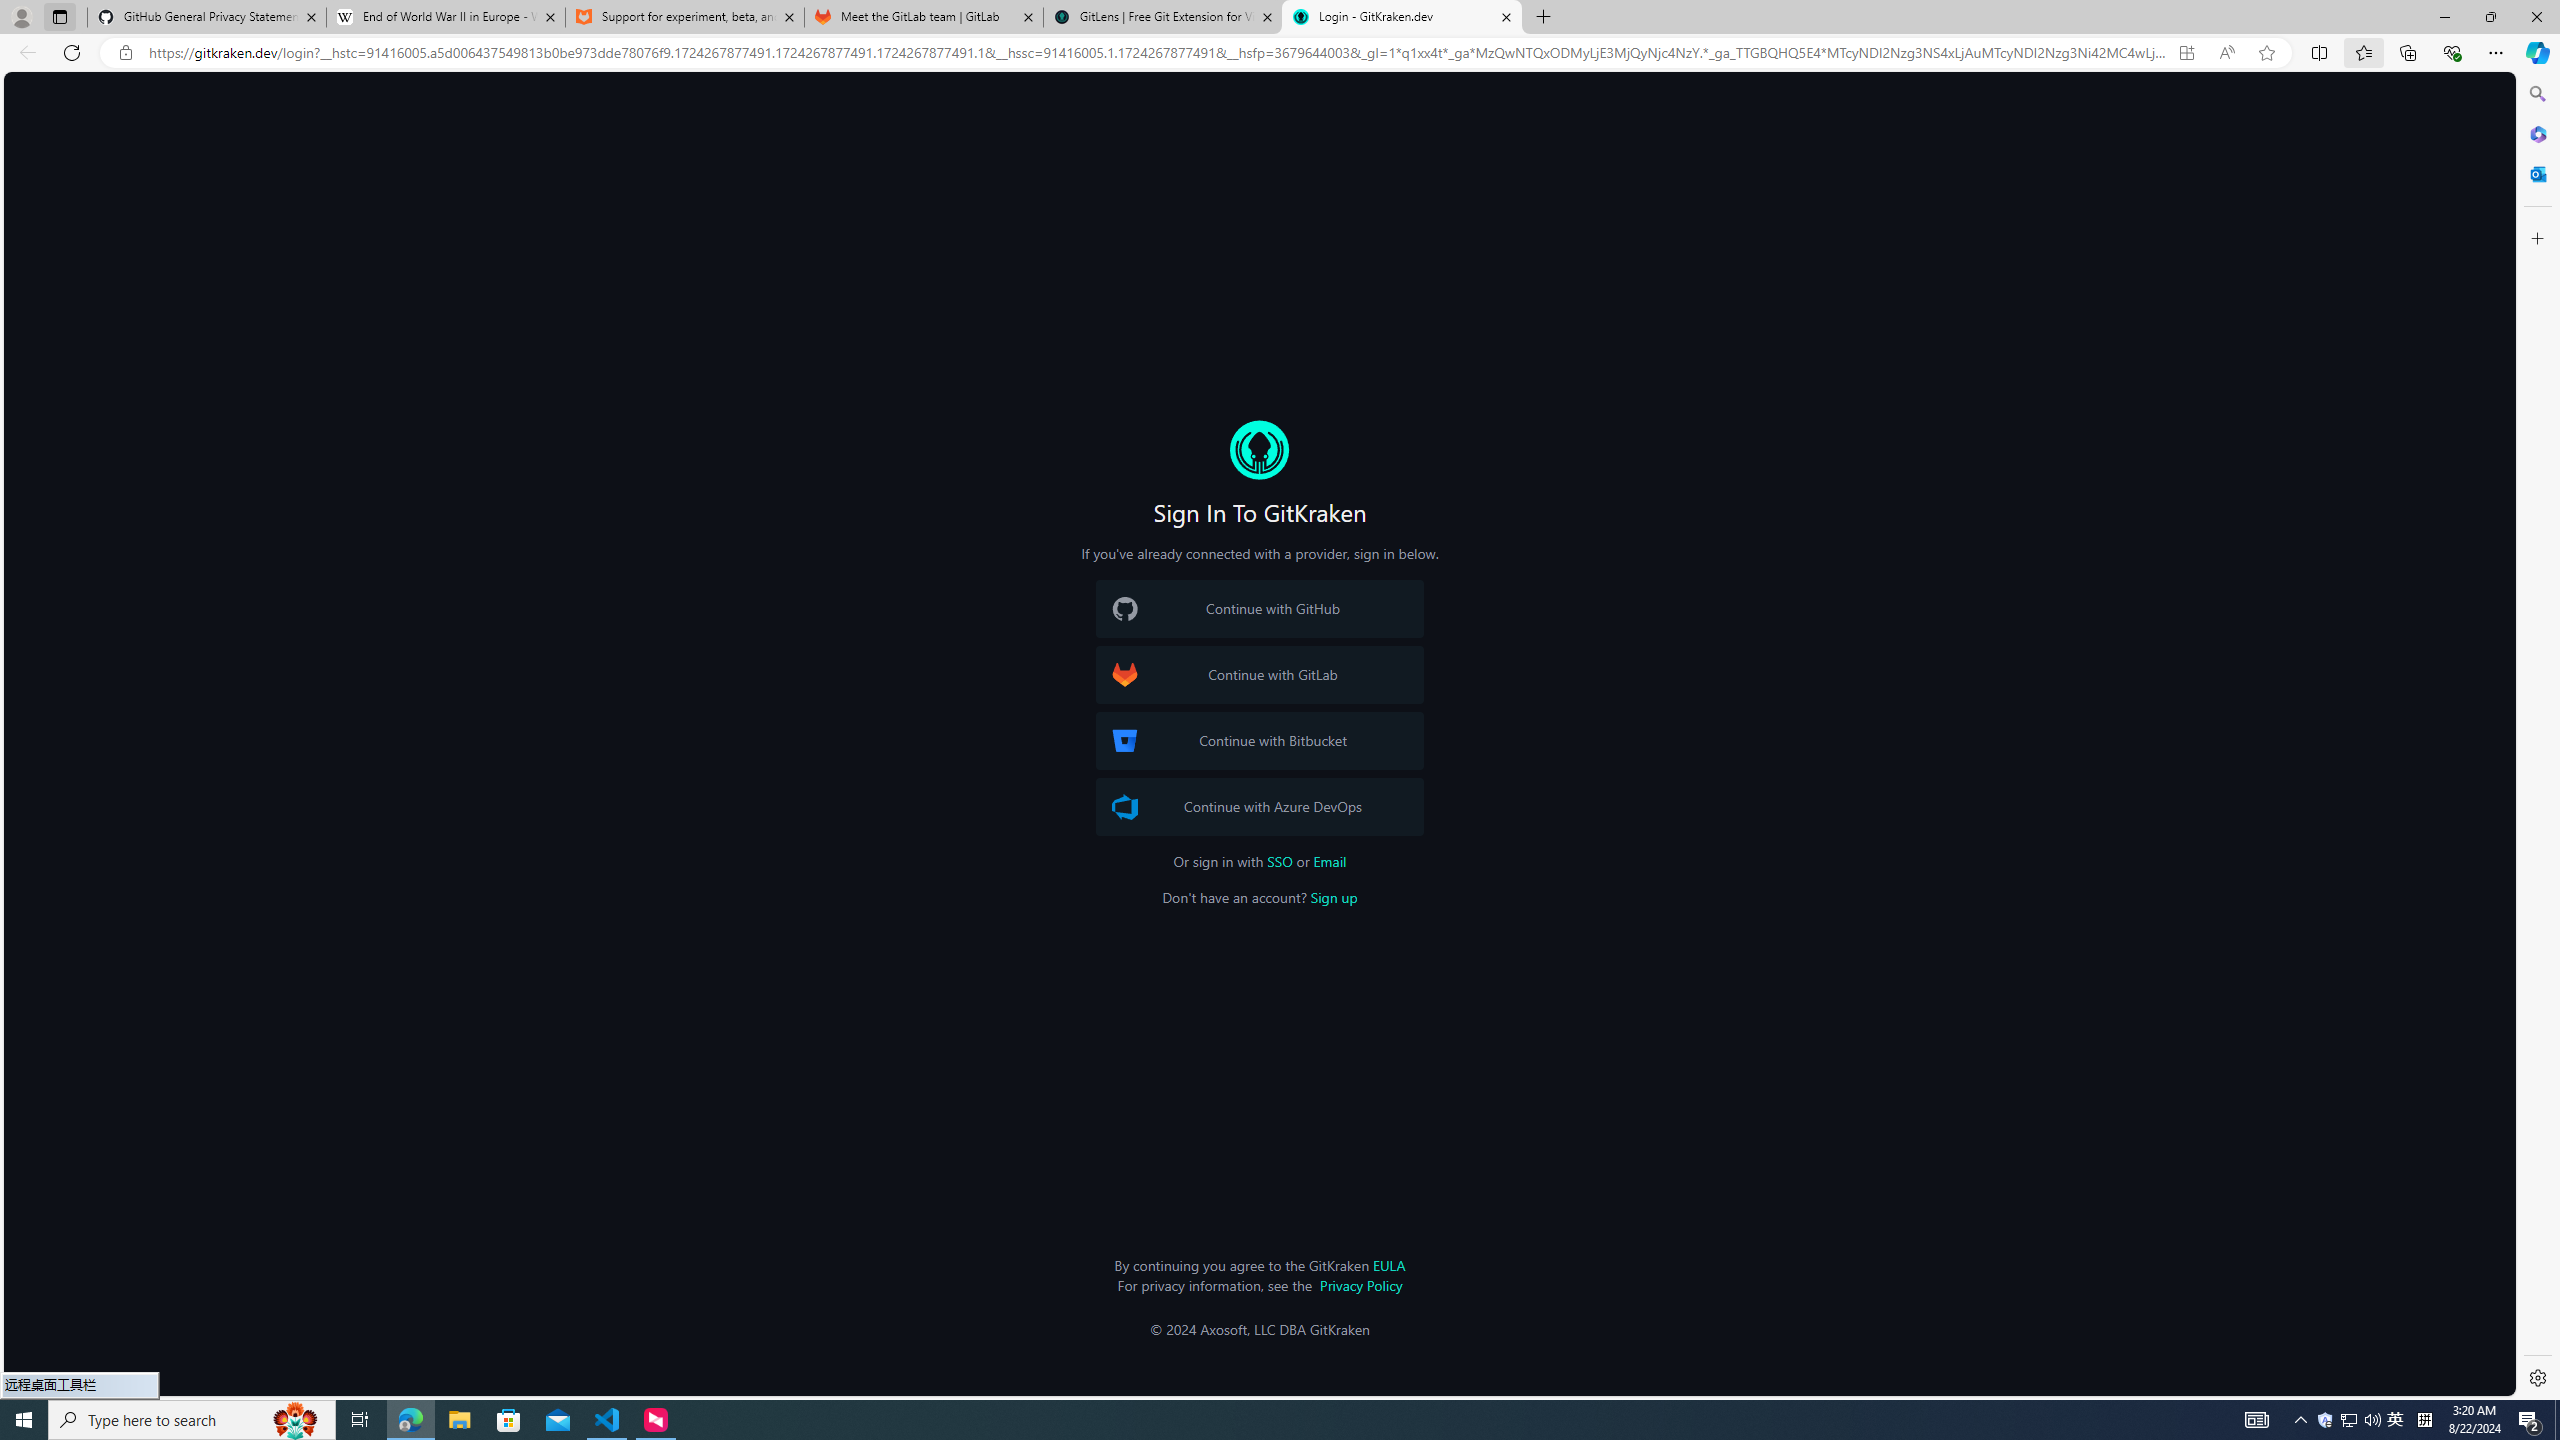 The height and width of the screenshot is (1440, 2560). I want to click on 'EULA', so click(1387, 1264).